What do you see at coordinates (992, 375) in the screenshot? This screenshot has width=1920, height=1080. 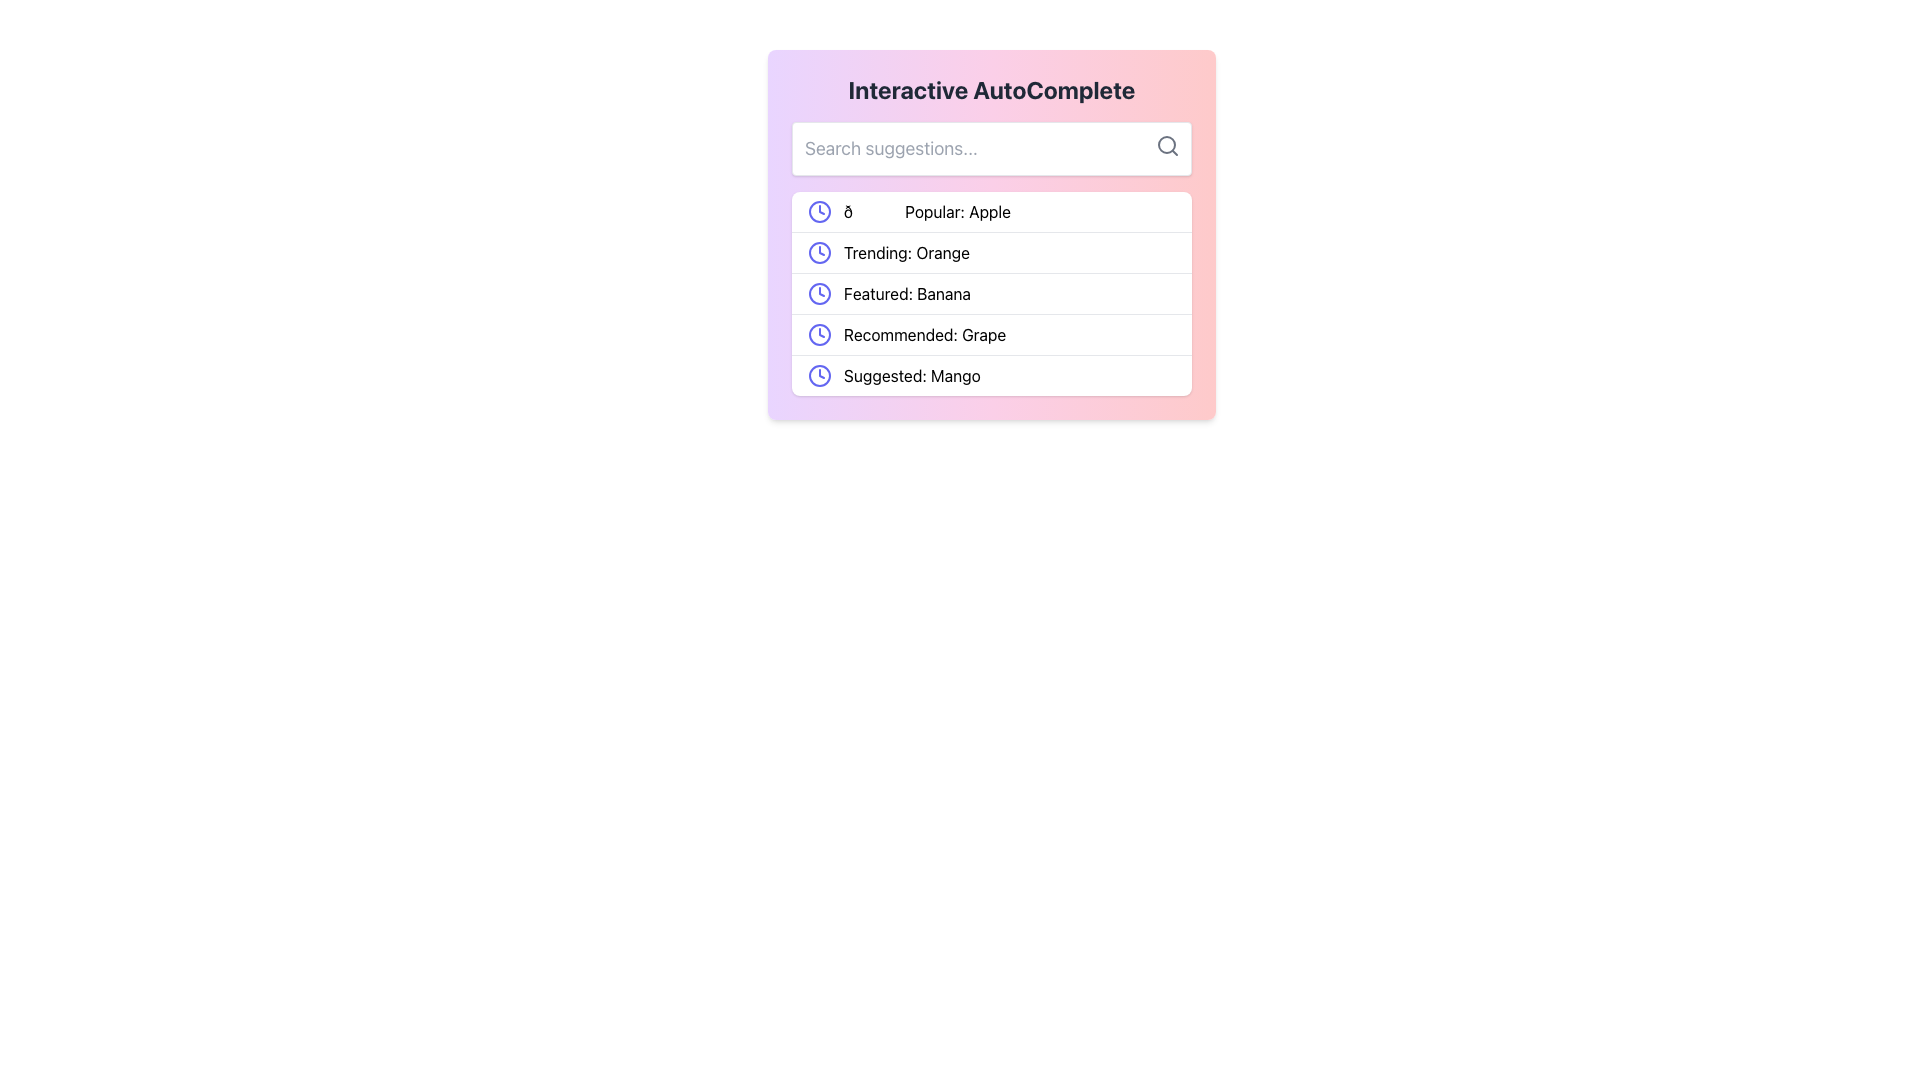 I see `the fifth list item in the dropdown menu, which is located below the 'Recommended: Grape' item, to trigger potential highlighting or a tooltip` at bounding box center [992, 375].